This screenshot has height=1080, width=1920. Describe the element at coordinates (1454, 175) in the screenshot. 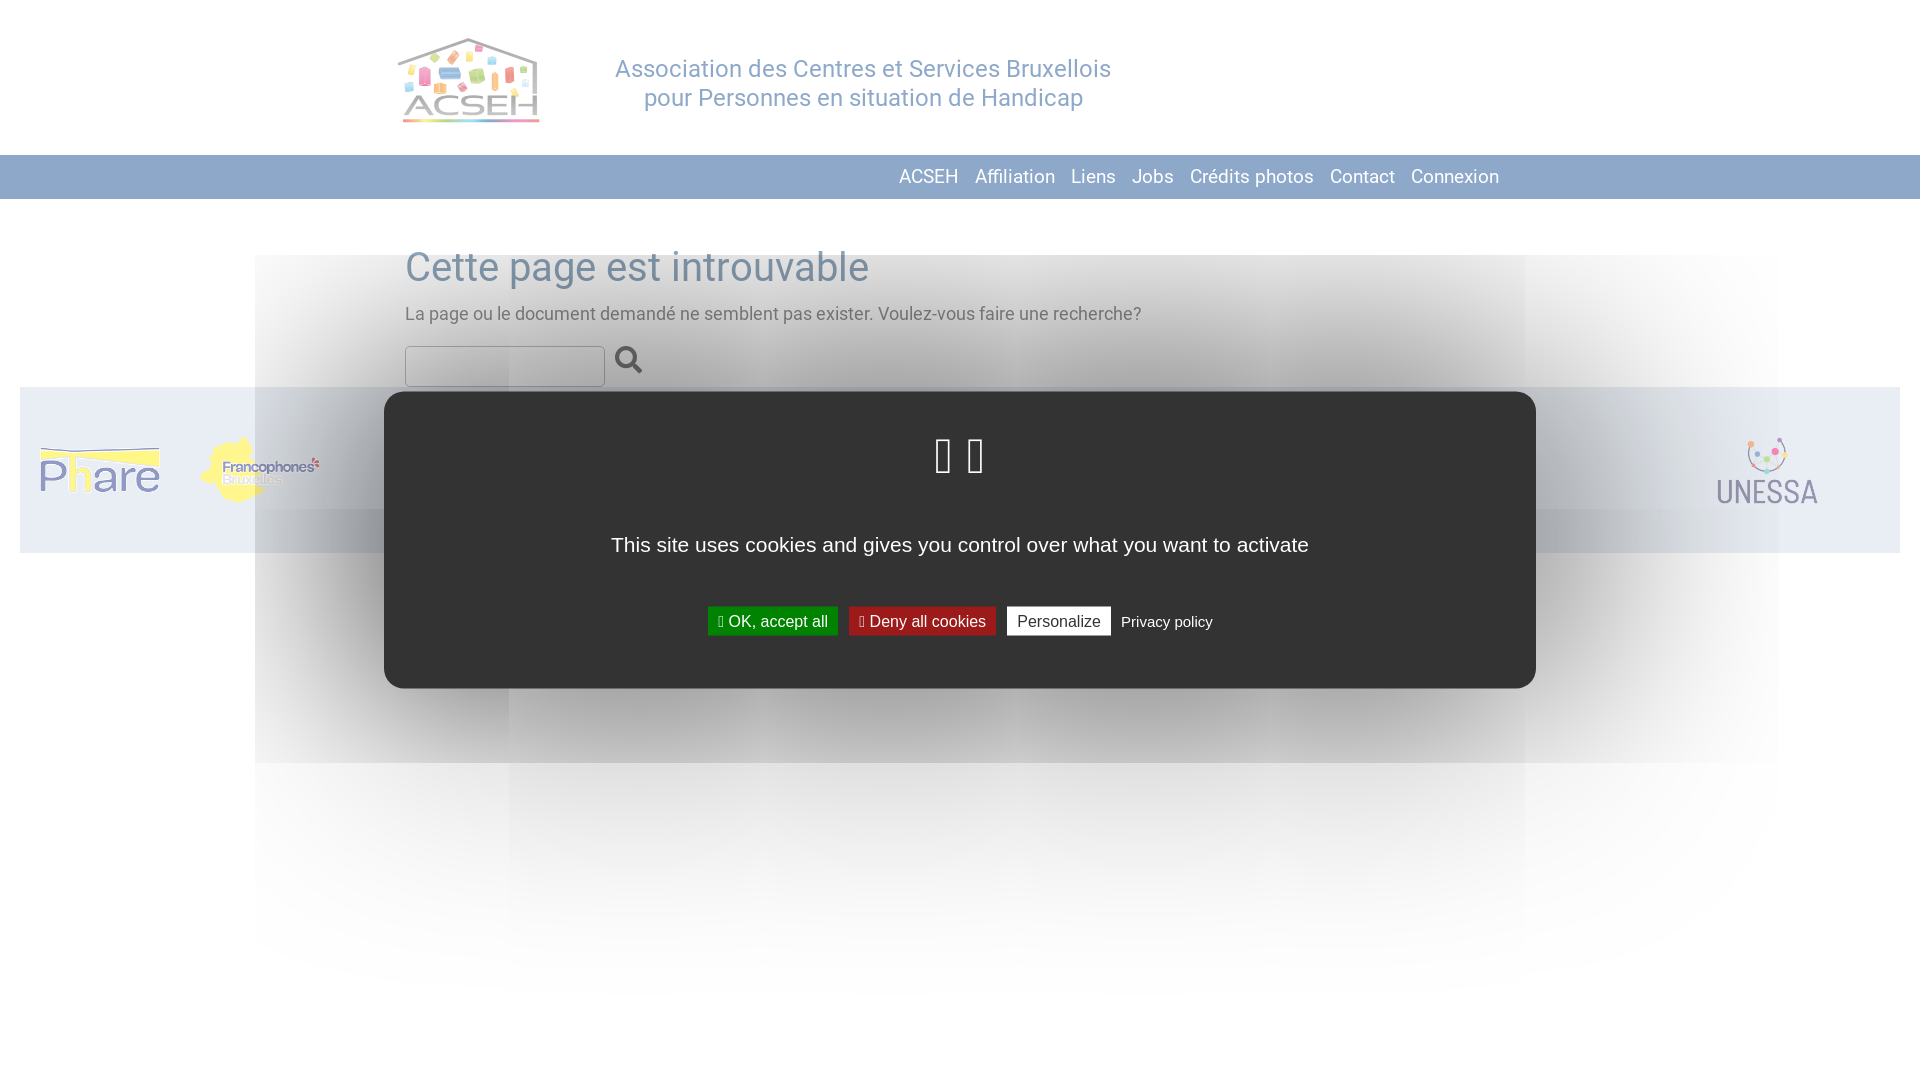

I see `'Connexion'` at that location.